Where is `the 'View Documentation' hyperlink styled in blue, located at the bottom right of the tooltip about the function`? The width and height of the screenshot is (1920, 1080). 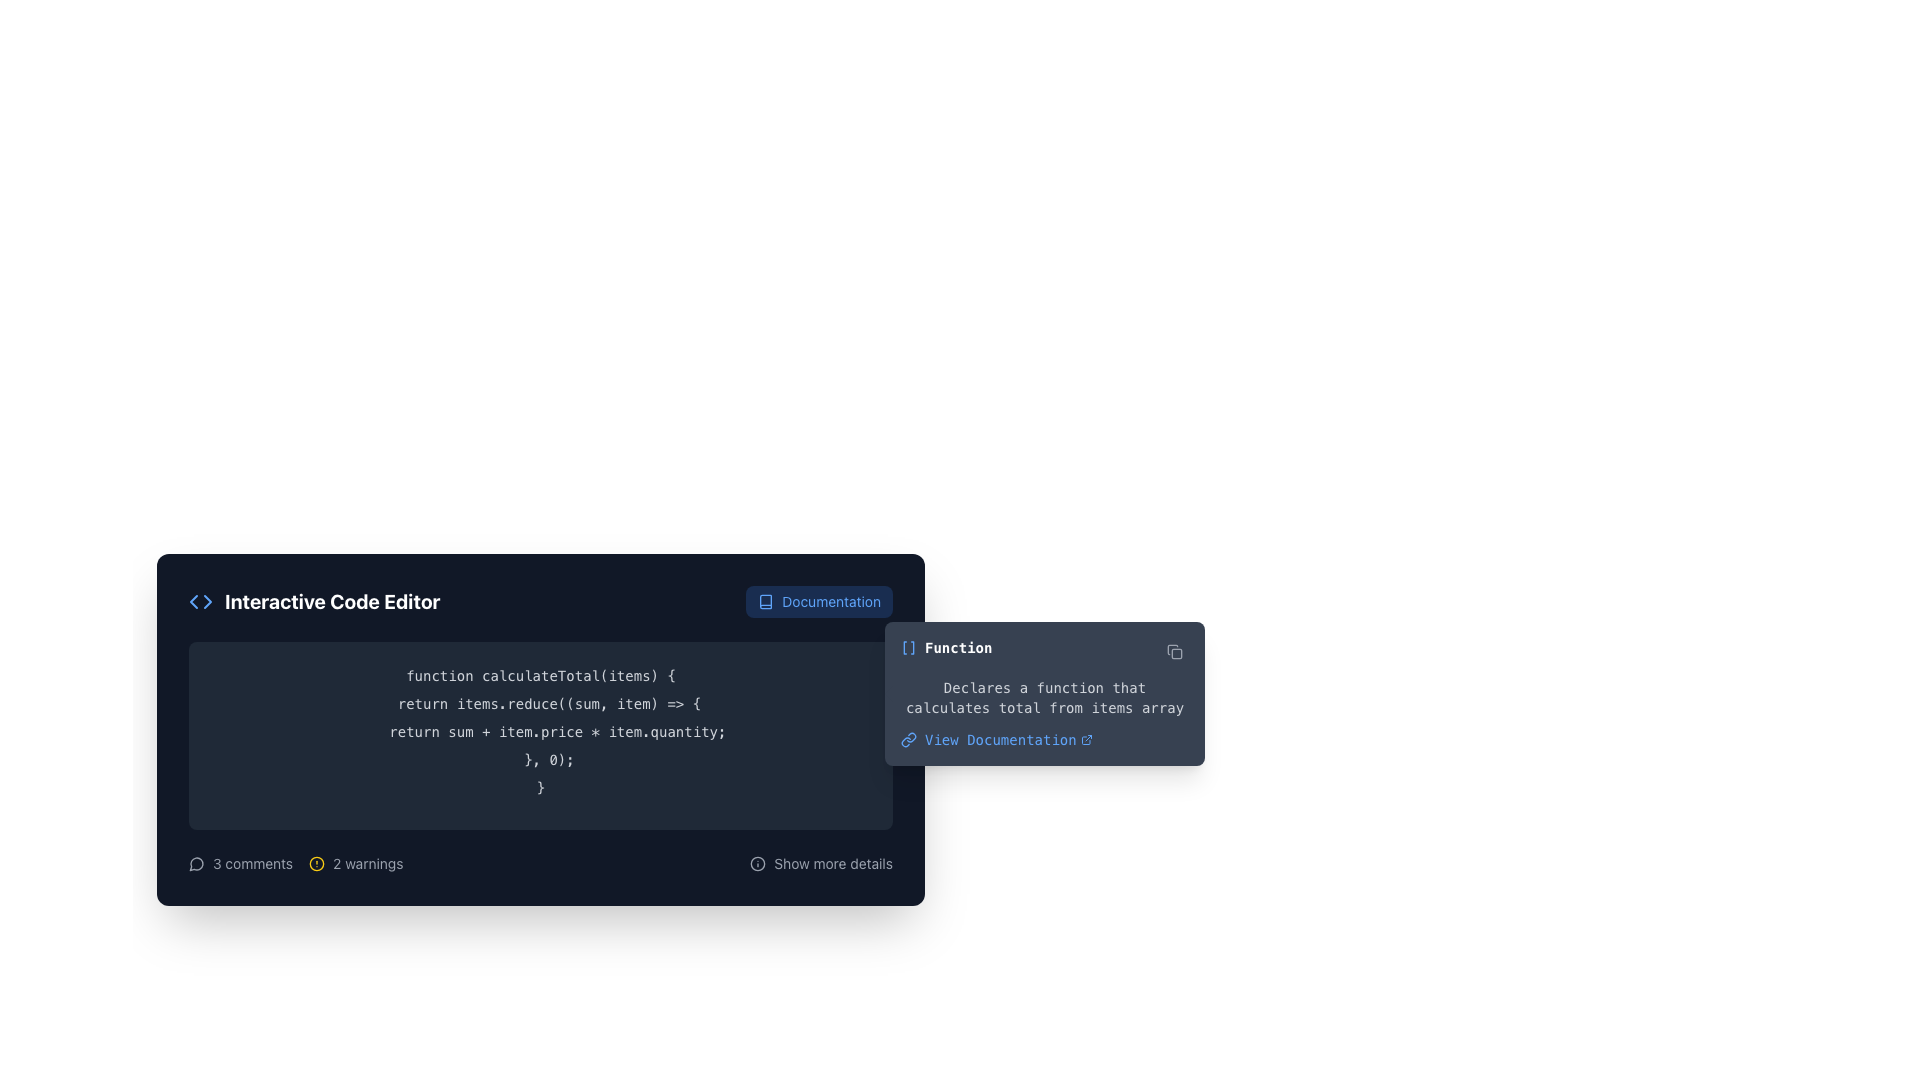 the 'View Documentation' hyperlink styled in blue, located at the bottom right of the tooltip about the function is located at coordinates (1008, 740).